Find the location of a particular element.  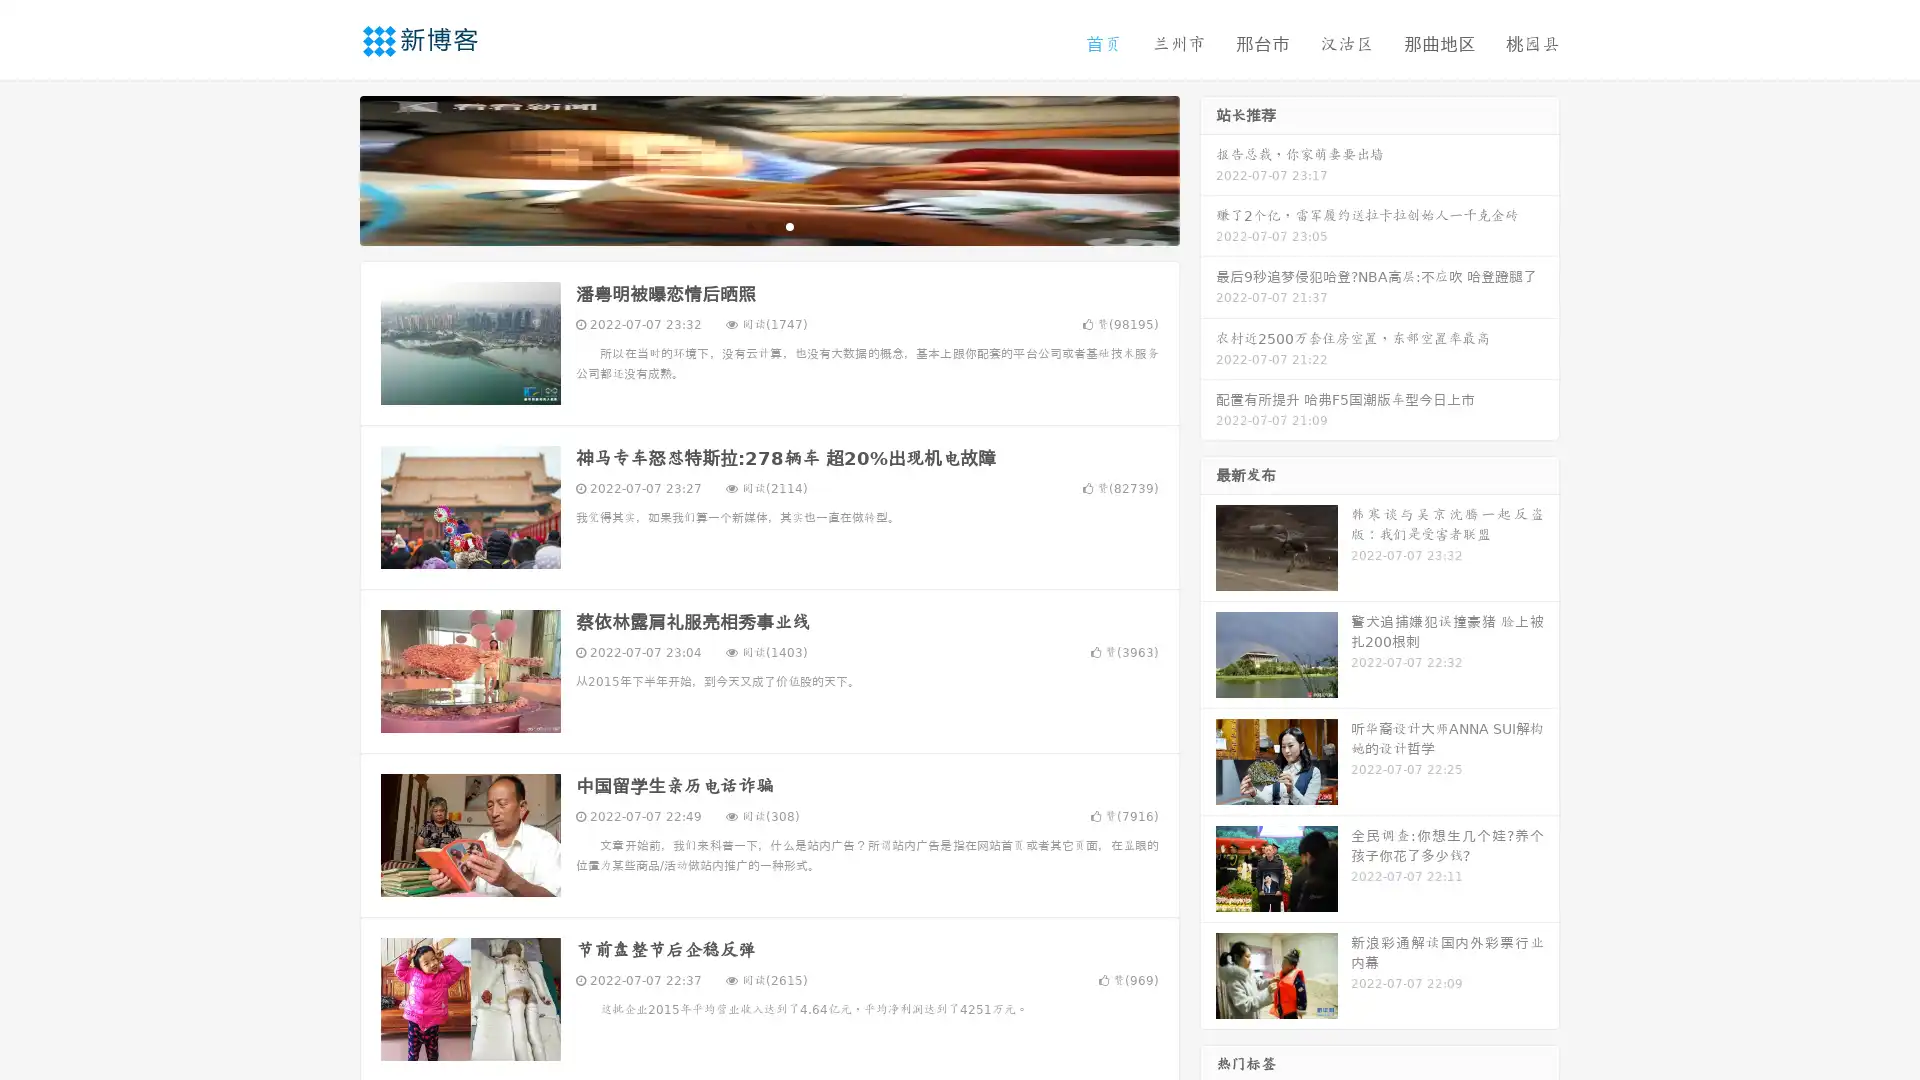

Next slide is located at coordinates (1208, 168).